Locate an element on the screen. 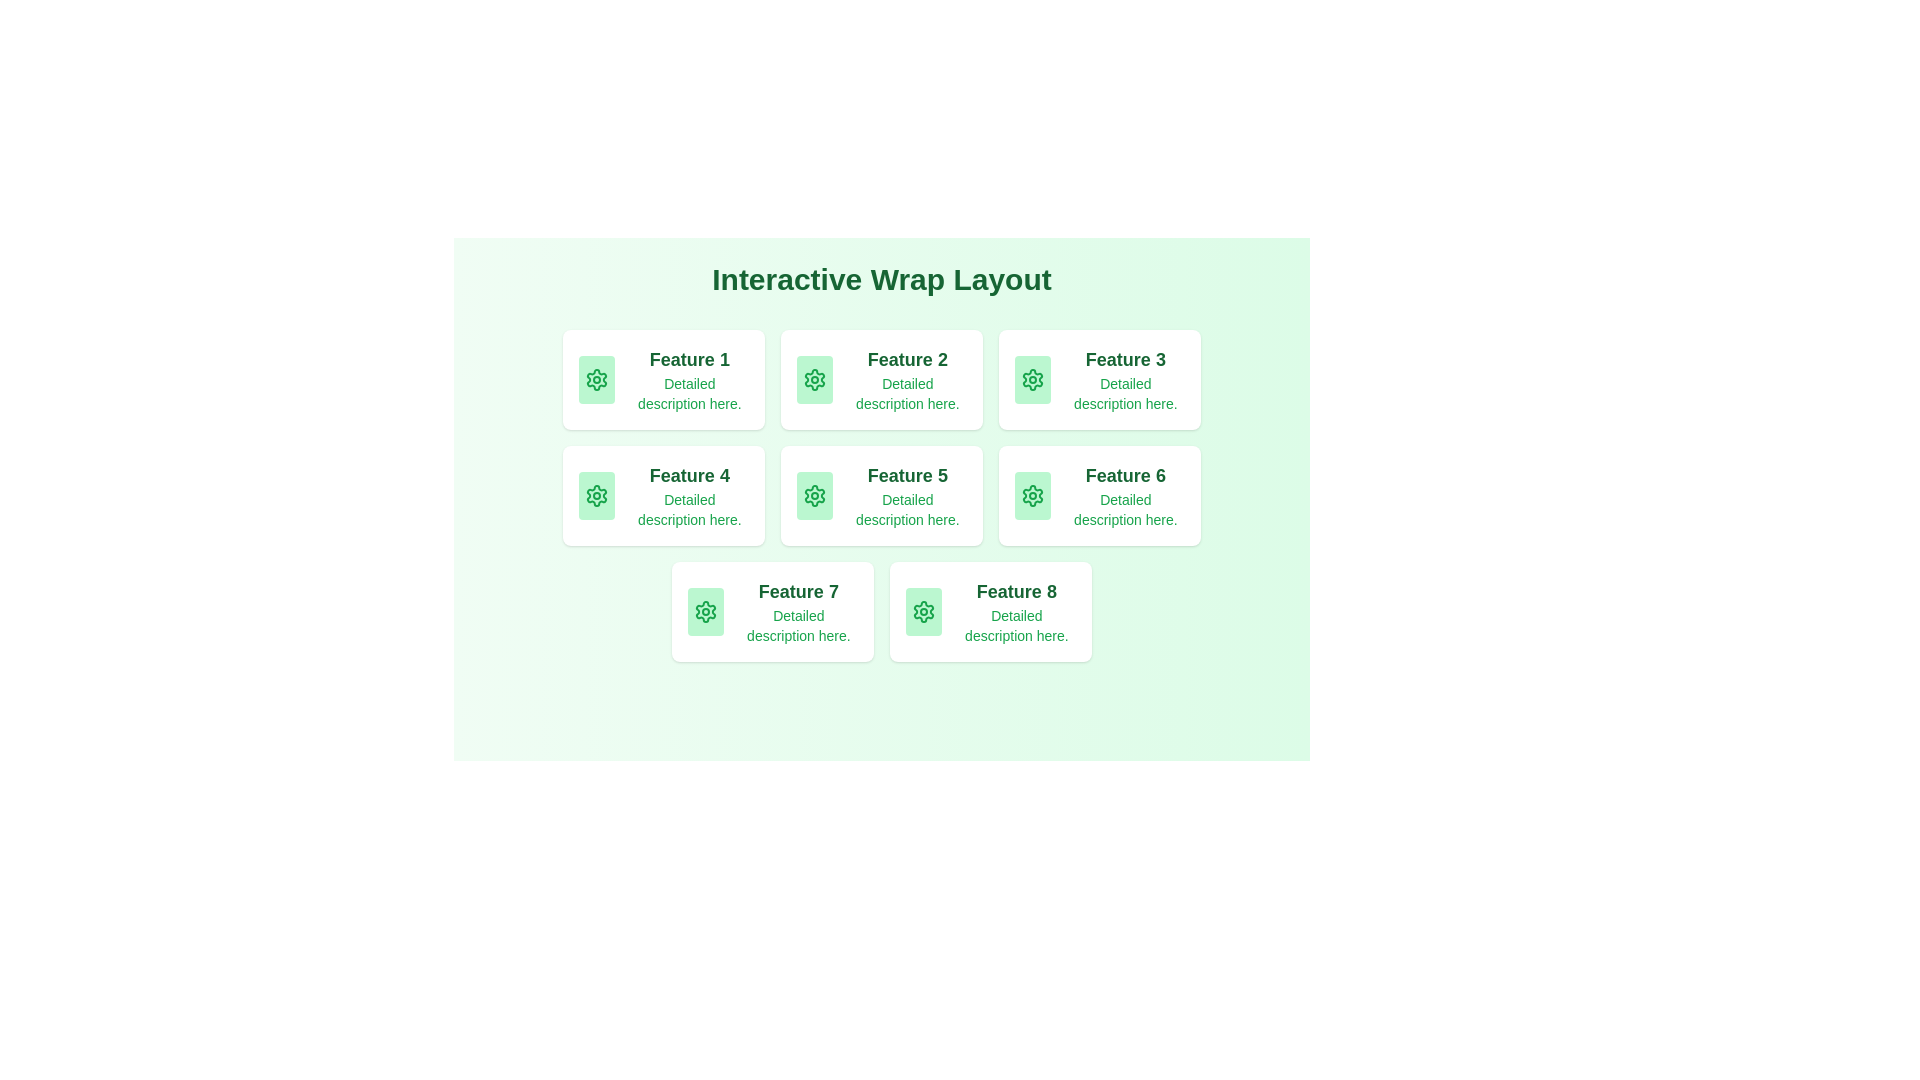 The width and height of the screenshot is (1920, 1080). the bold, green header text labeled 'Feature 4.' which is prominently visible above the smaller descriptive text within the card labeled 'Feature 4 Detailed description here.' is located at coordinates (689, 475).